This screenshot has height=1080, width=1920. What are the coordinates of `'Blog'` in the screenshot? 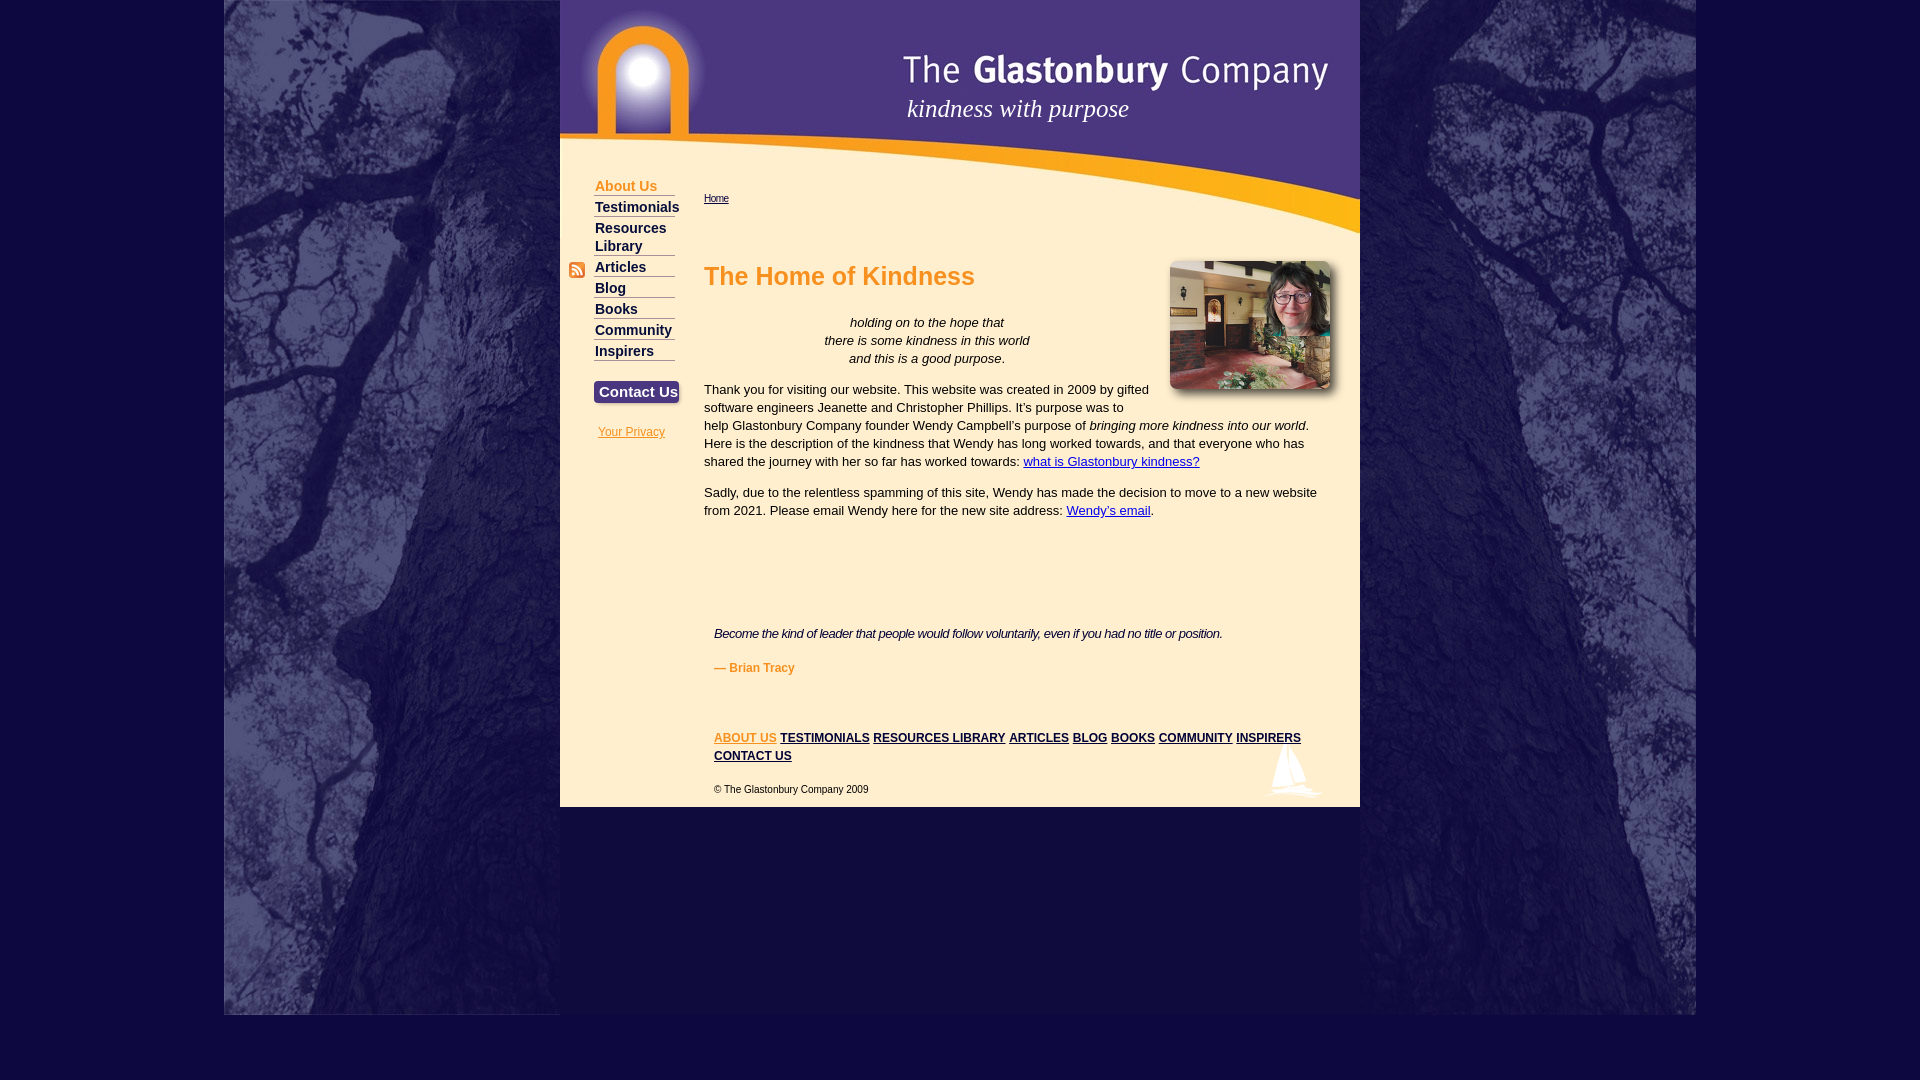 It's located at (633, 287).